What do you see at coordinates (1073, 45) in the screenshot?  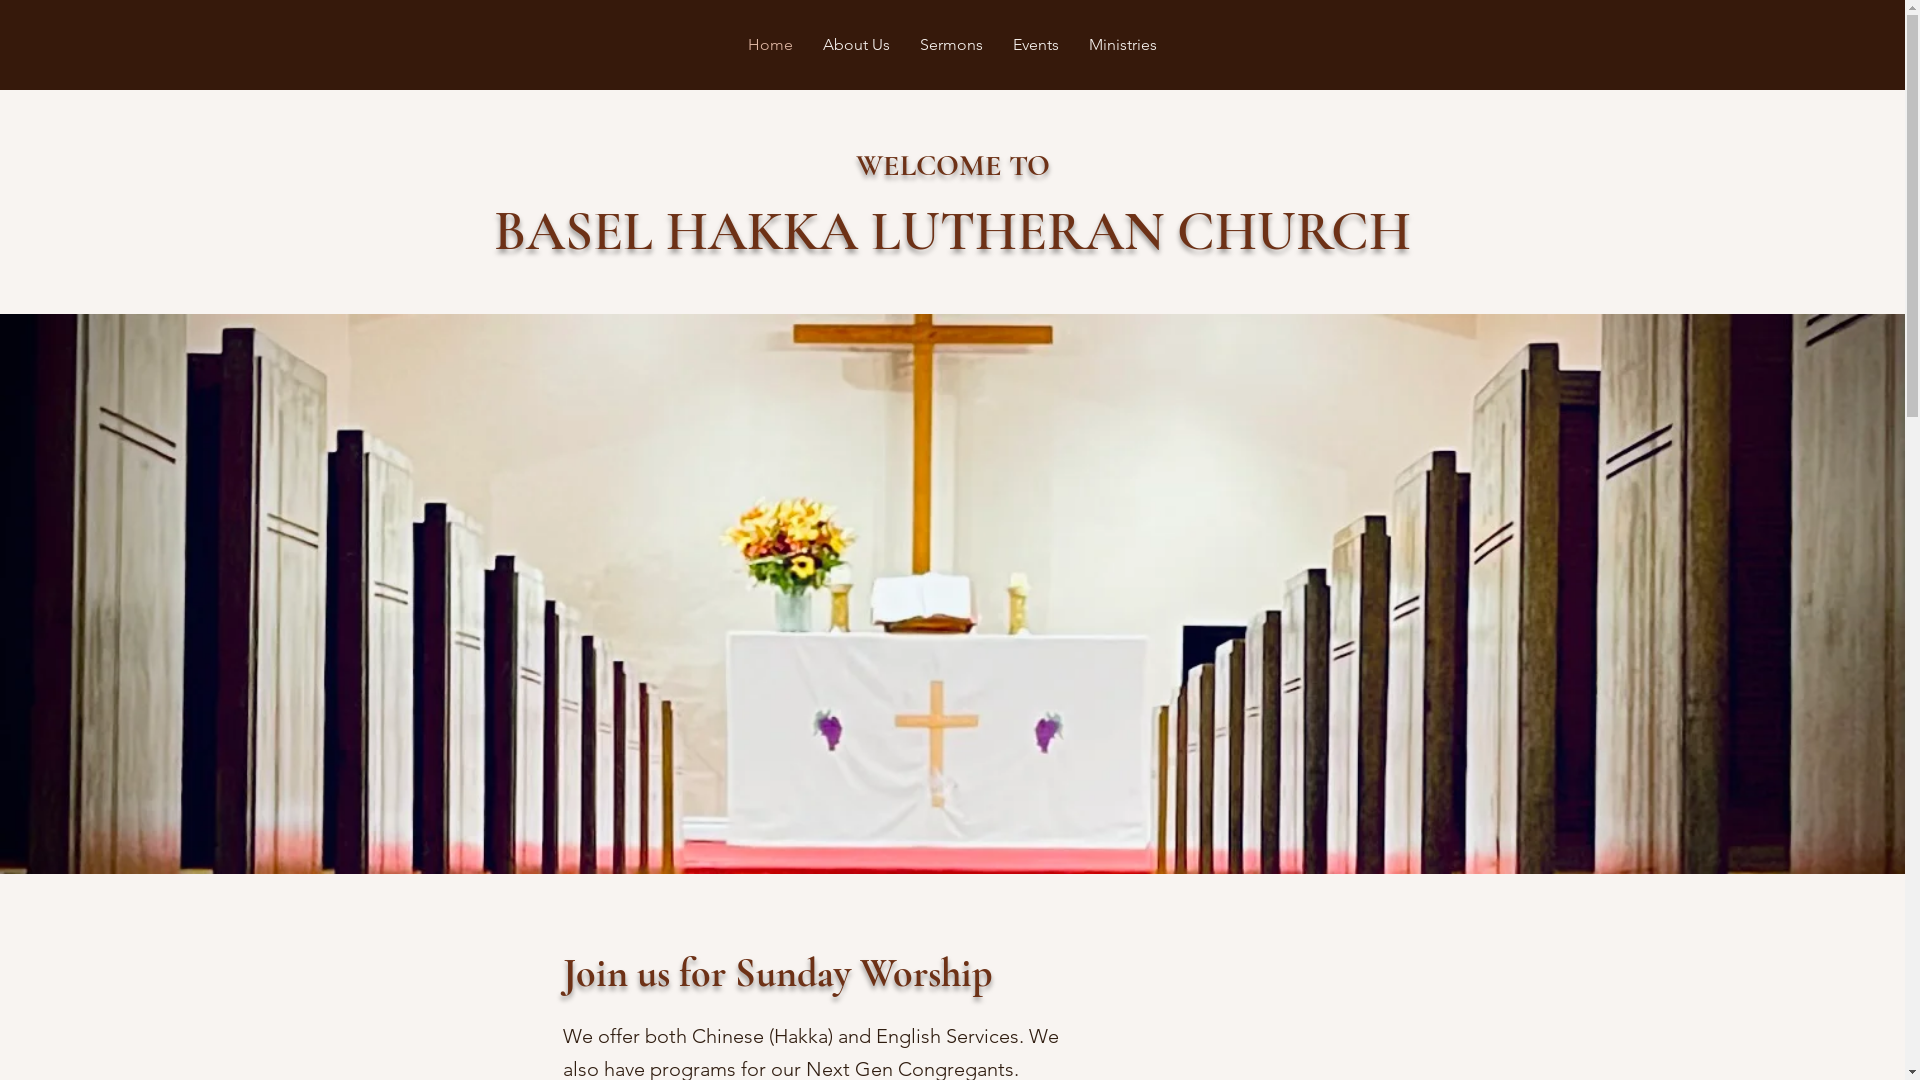 I see `'Ministries'` at bounding box center [1073, 45].